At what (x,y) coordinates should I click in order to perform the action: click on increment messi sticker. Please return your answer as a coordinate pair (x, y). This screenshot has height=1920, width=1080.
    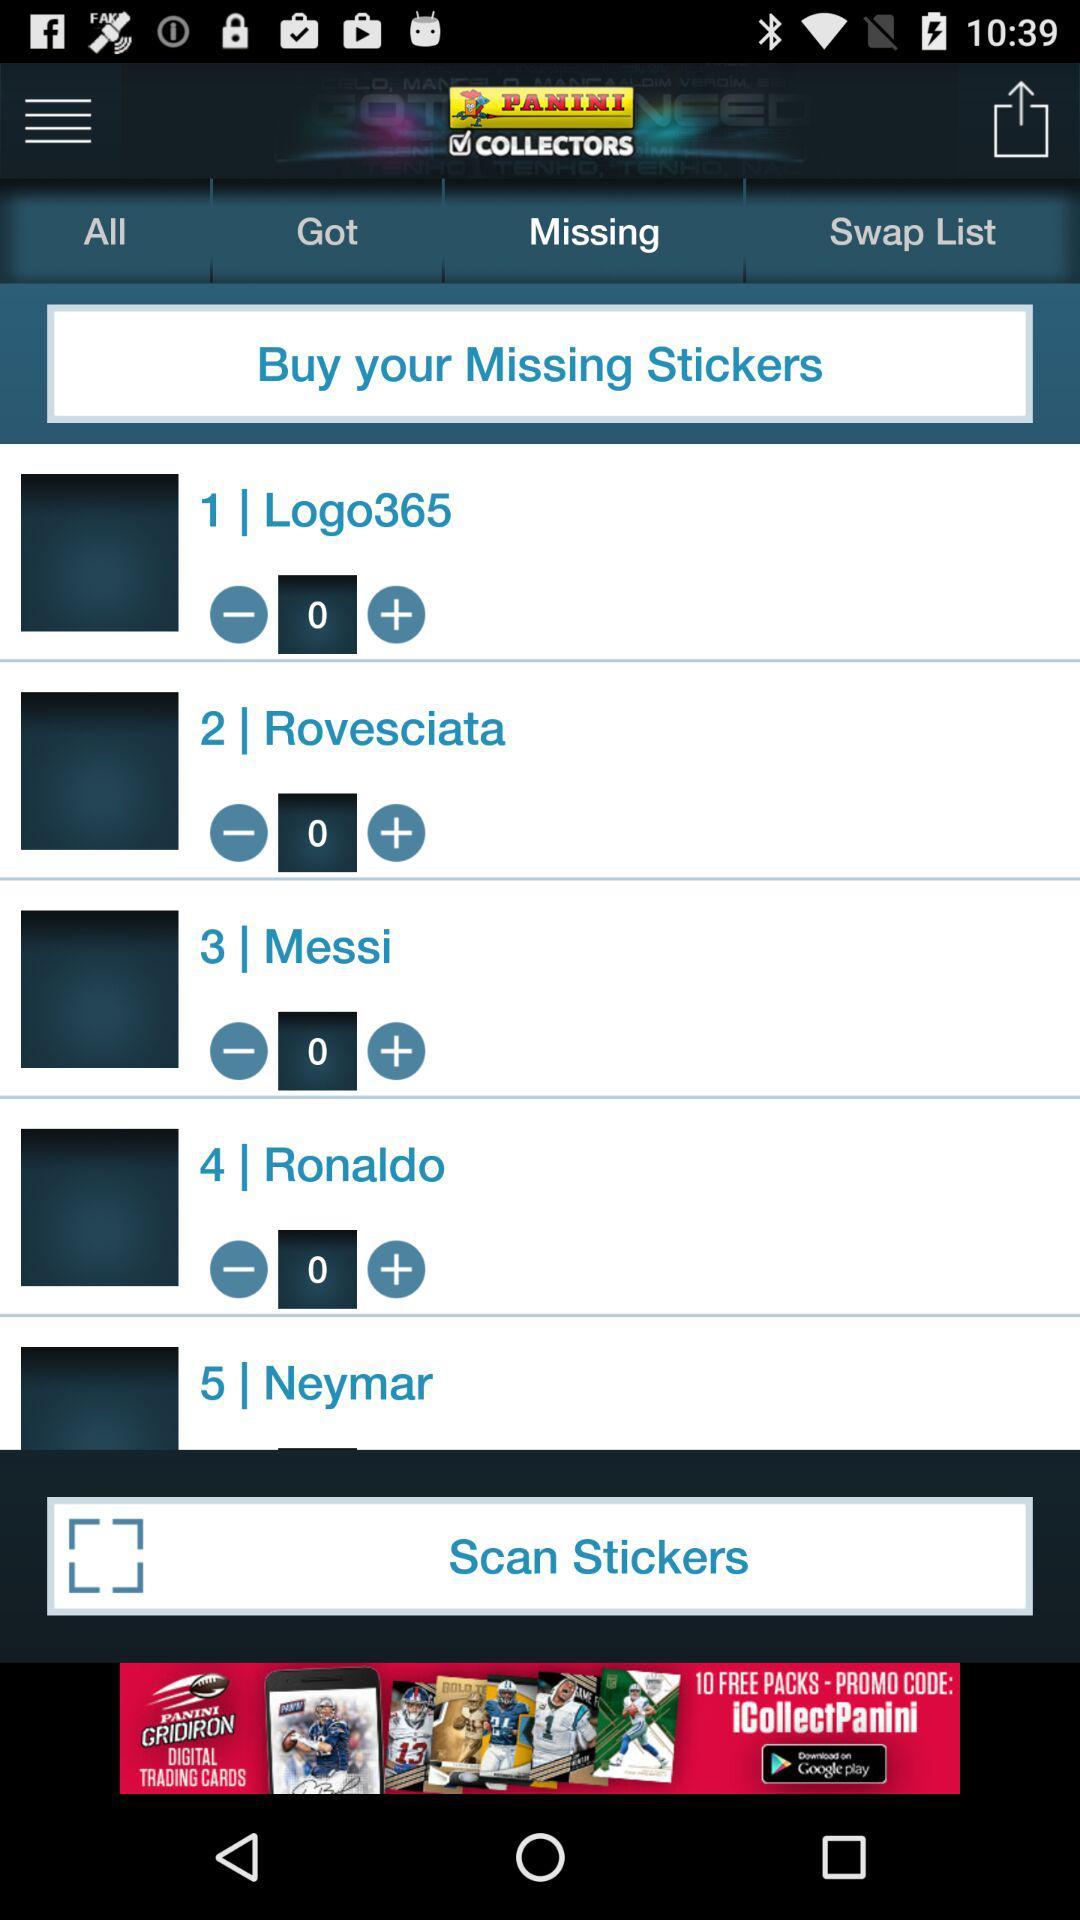
    Looking at the image, I should click on (396, 1050).